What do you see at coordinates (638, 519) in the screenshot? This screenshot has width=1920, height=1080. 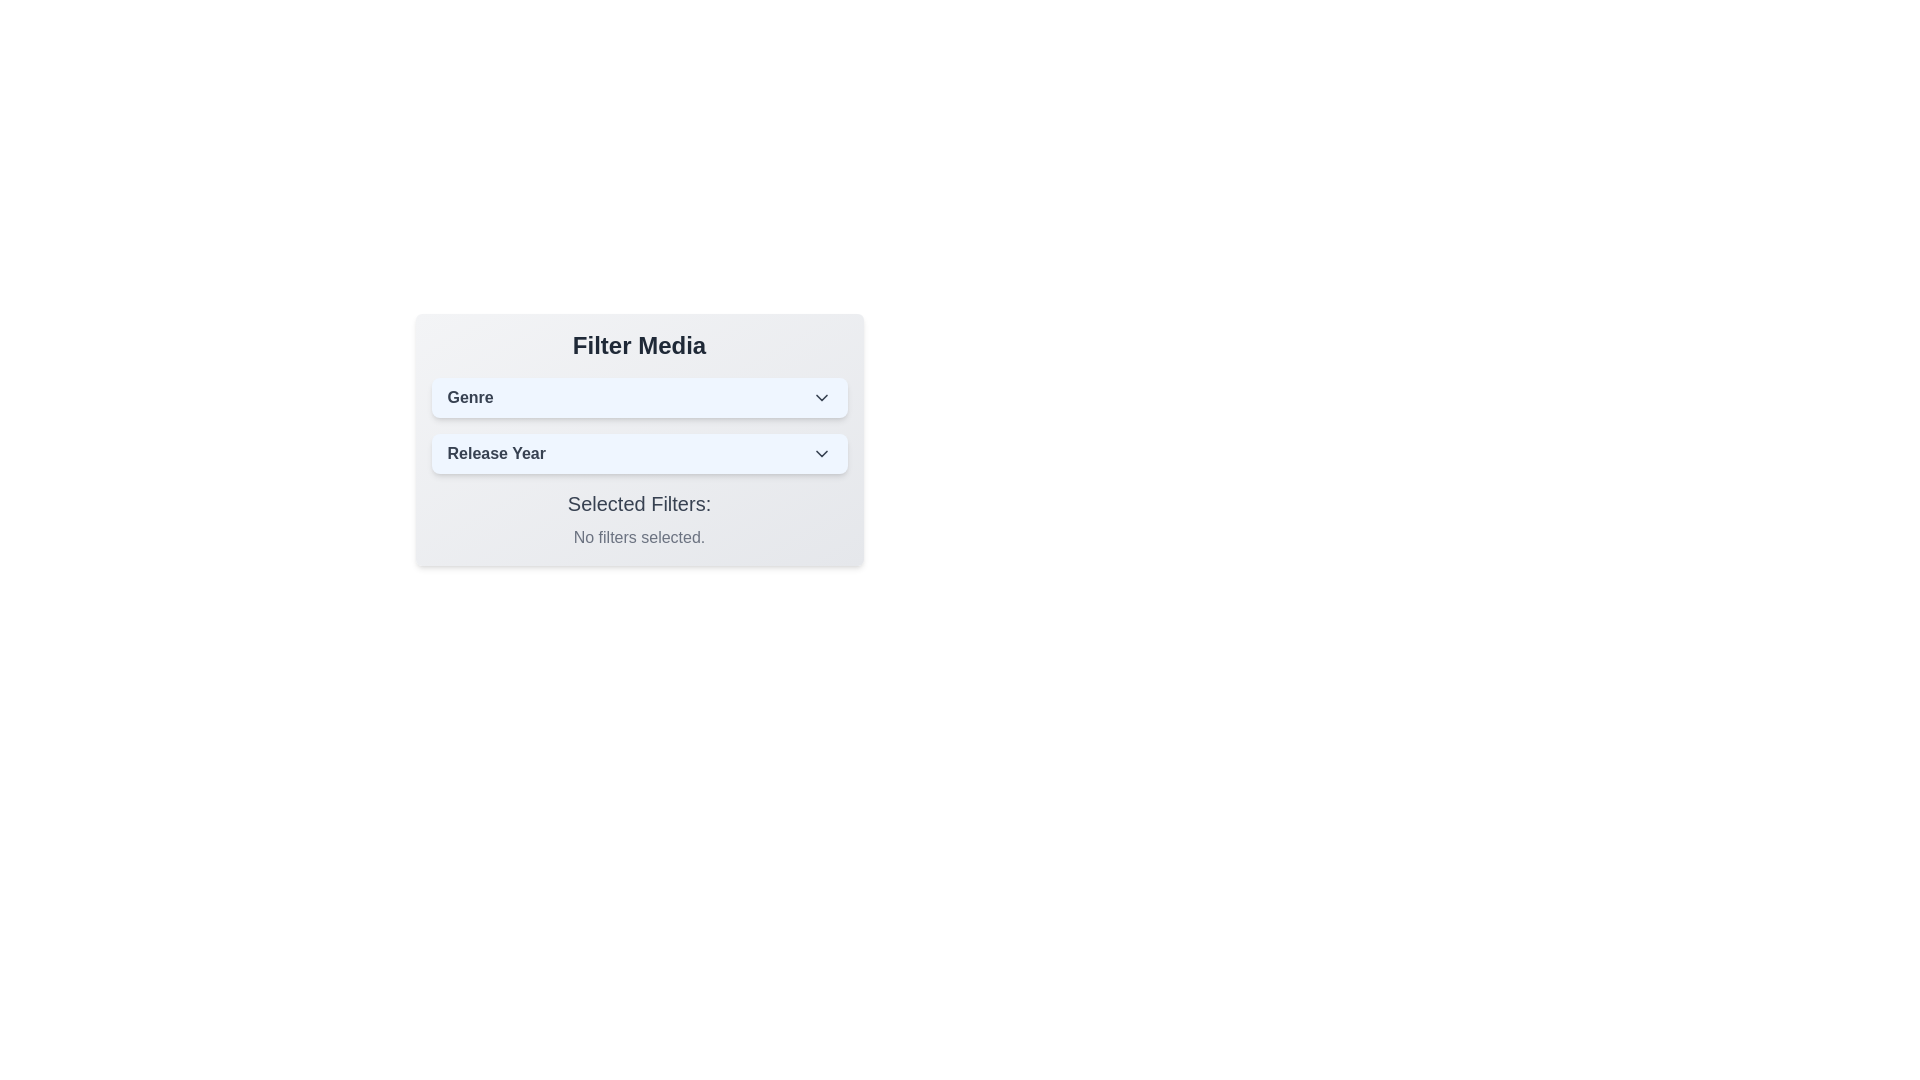 I see `the Text Display element that indicates the current state of filters, which reads 'Selected Filters:' in bold gray and 'No filters selected.' in lighter text, located under the 'Filter Media' section` at bounding box center [638, 519].